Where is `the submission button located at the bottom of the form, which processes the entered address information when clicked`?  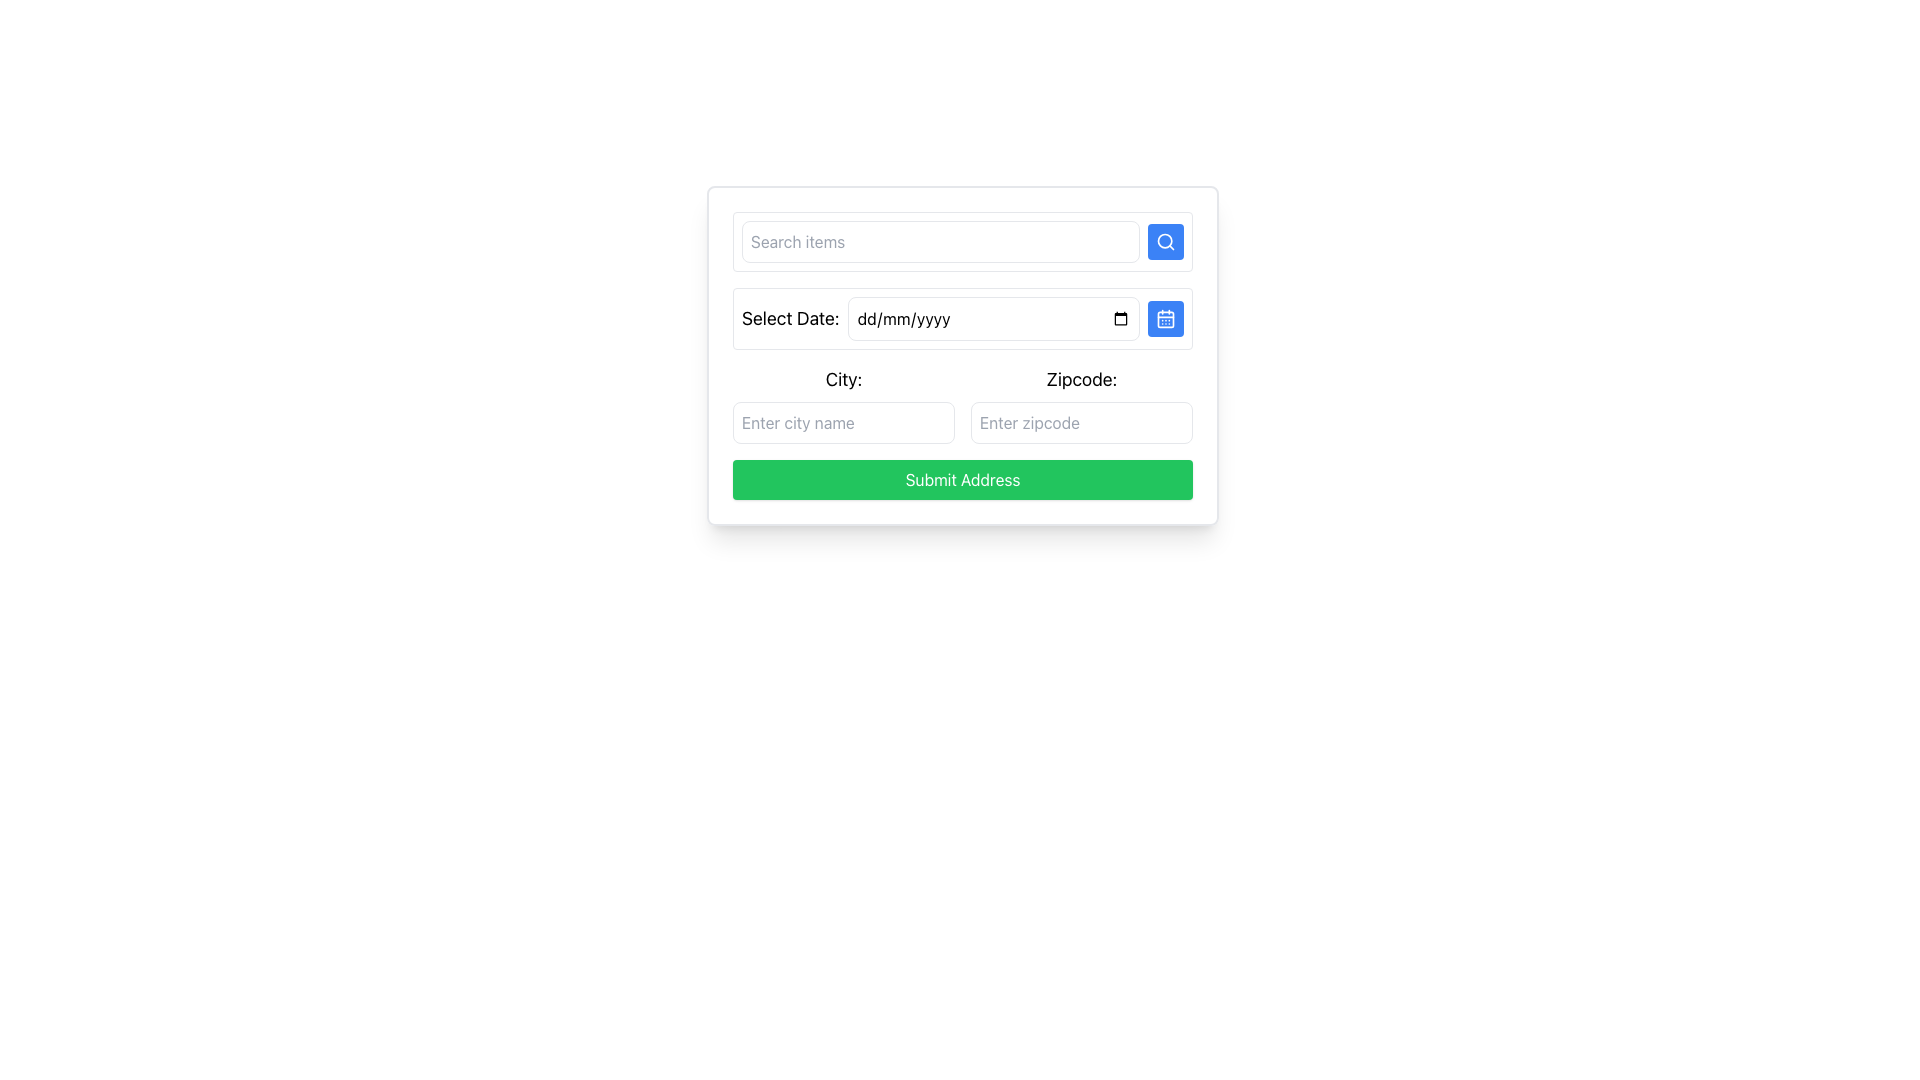
the submission button located at the bottom of the form, which processes the entered address information when clicked is located at coordinates (963, 479).